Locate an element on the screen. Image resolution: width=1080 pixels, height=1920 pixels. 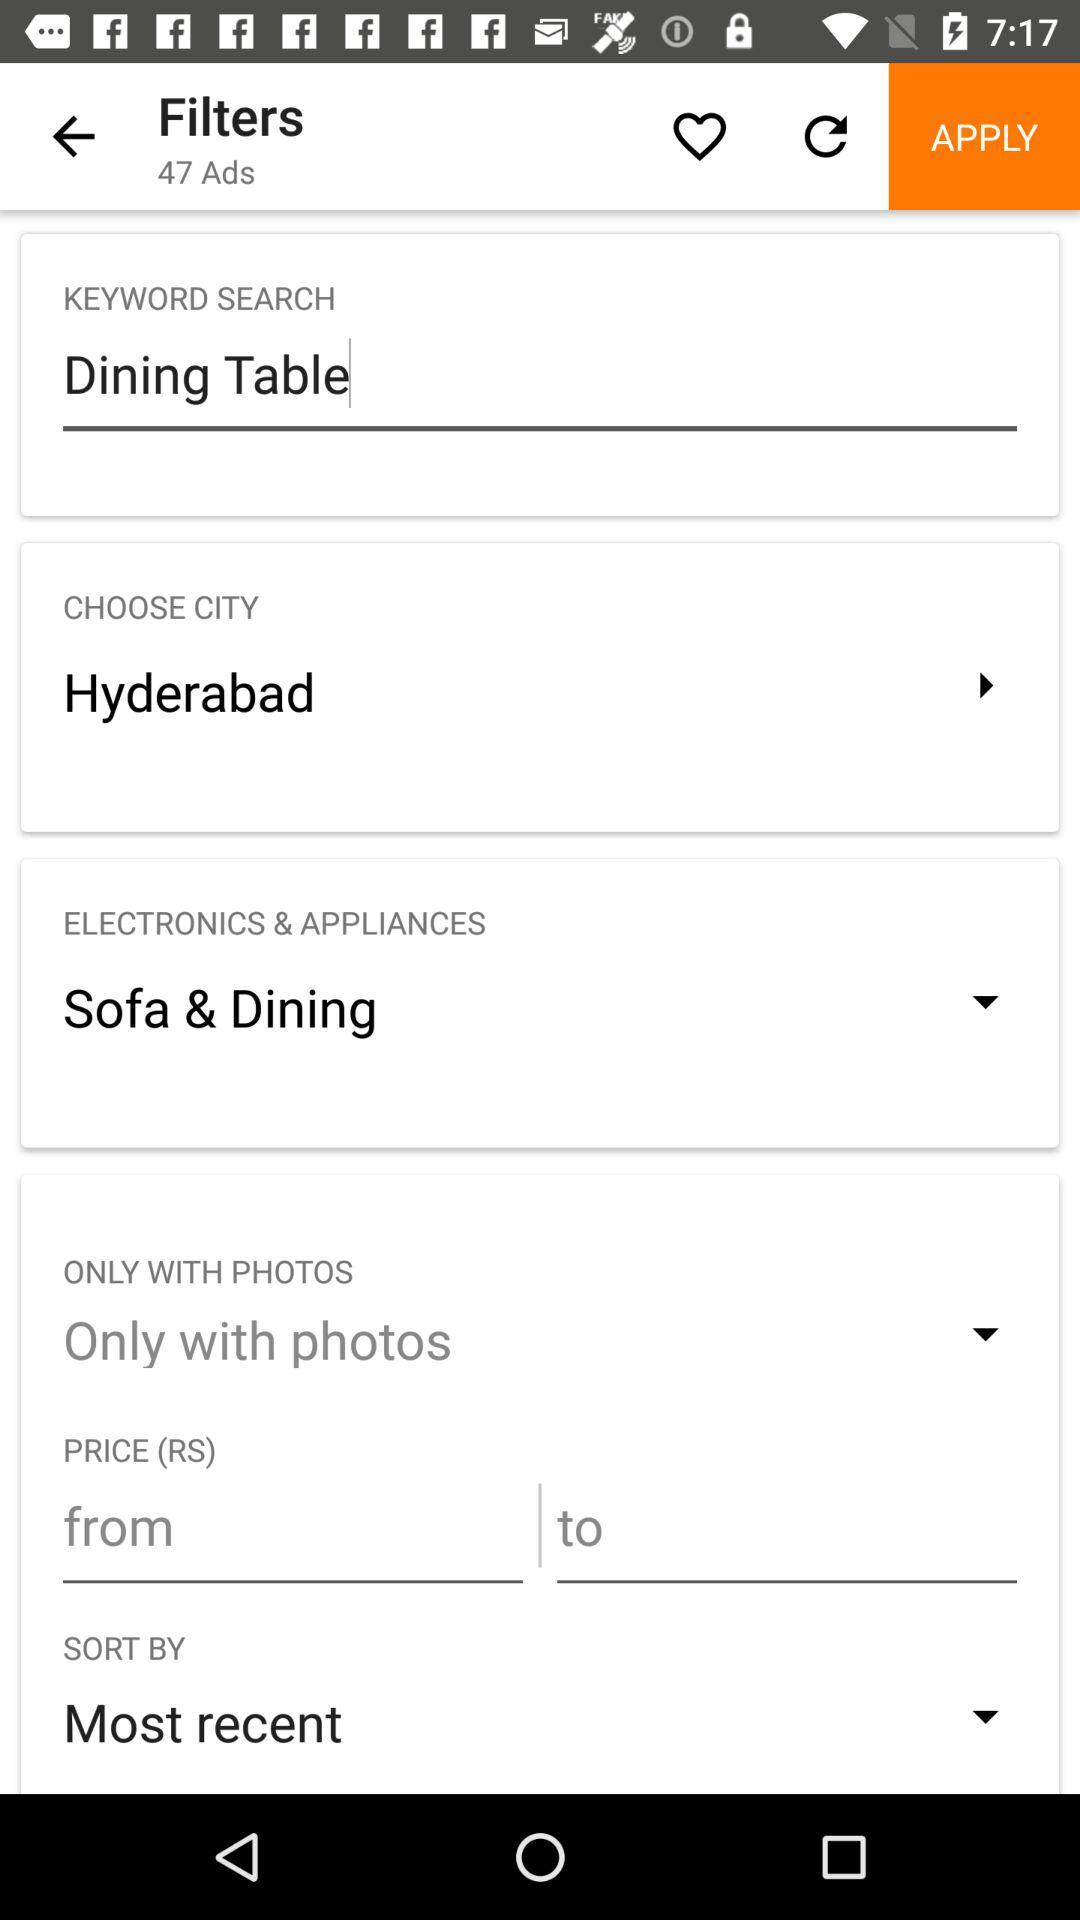
the icon below the only with photos item is located at coordinates (292, 1524).